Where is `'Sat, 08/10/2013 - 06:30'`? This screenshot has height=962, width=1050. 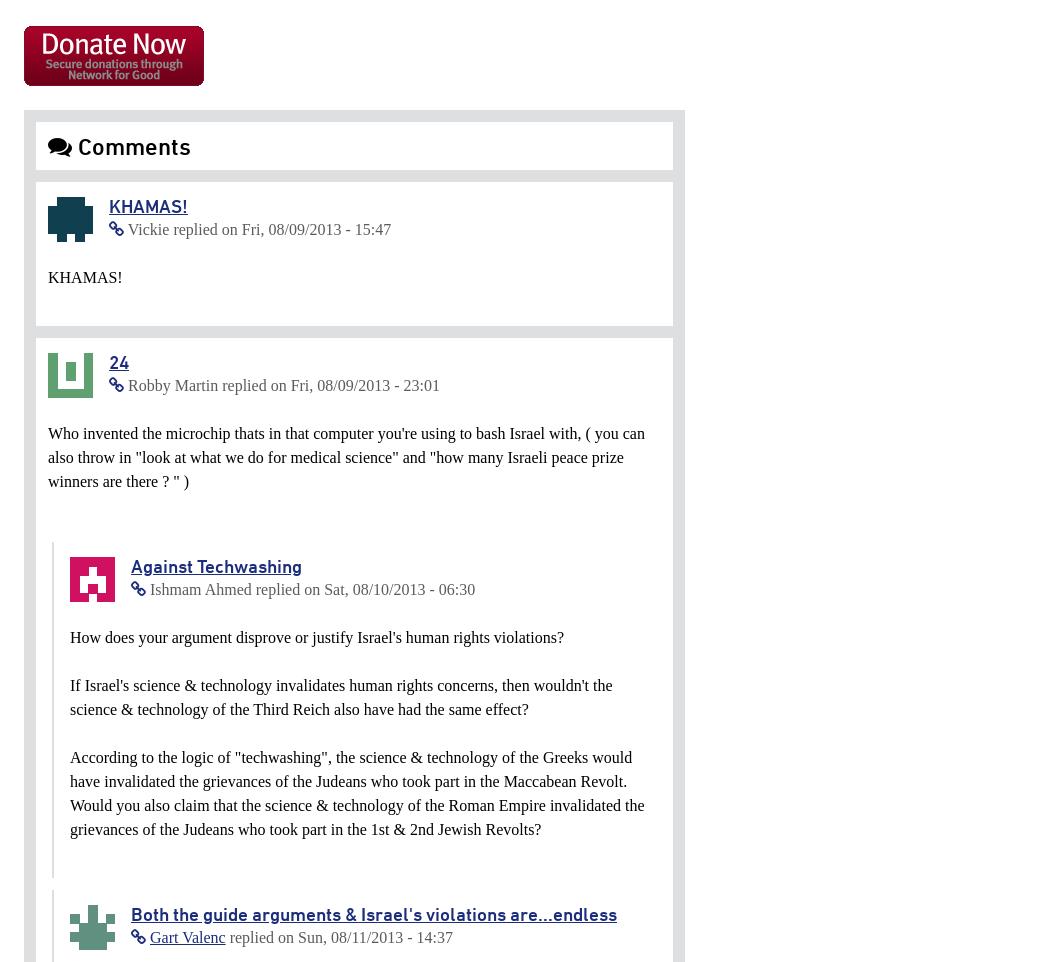 'Sat, 08/10/2013 - 06:30' is located at coordinates (399, 588).